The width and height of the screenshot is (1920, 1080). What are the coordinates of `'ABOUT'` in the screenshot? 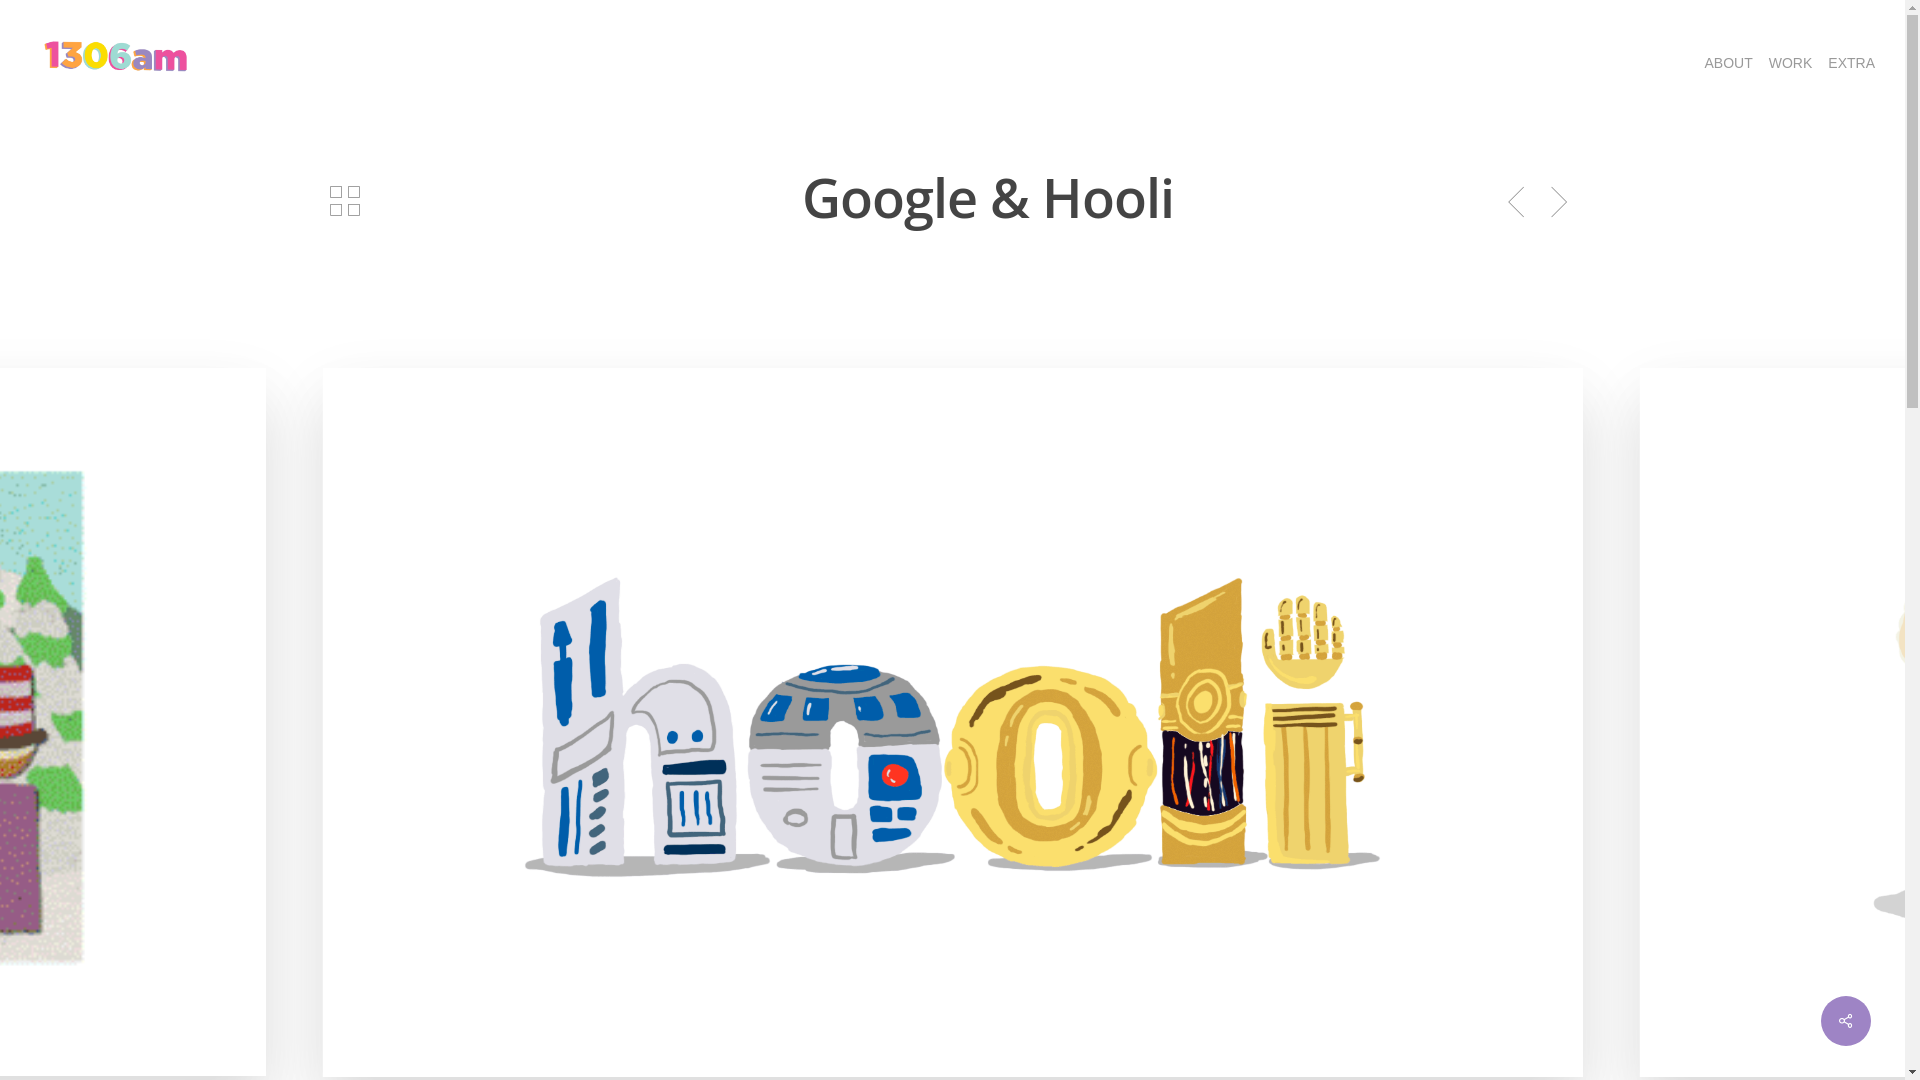 It's located at (1727, 61).